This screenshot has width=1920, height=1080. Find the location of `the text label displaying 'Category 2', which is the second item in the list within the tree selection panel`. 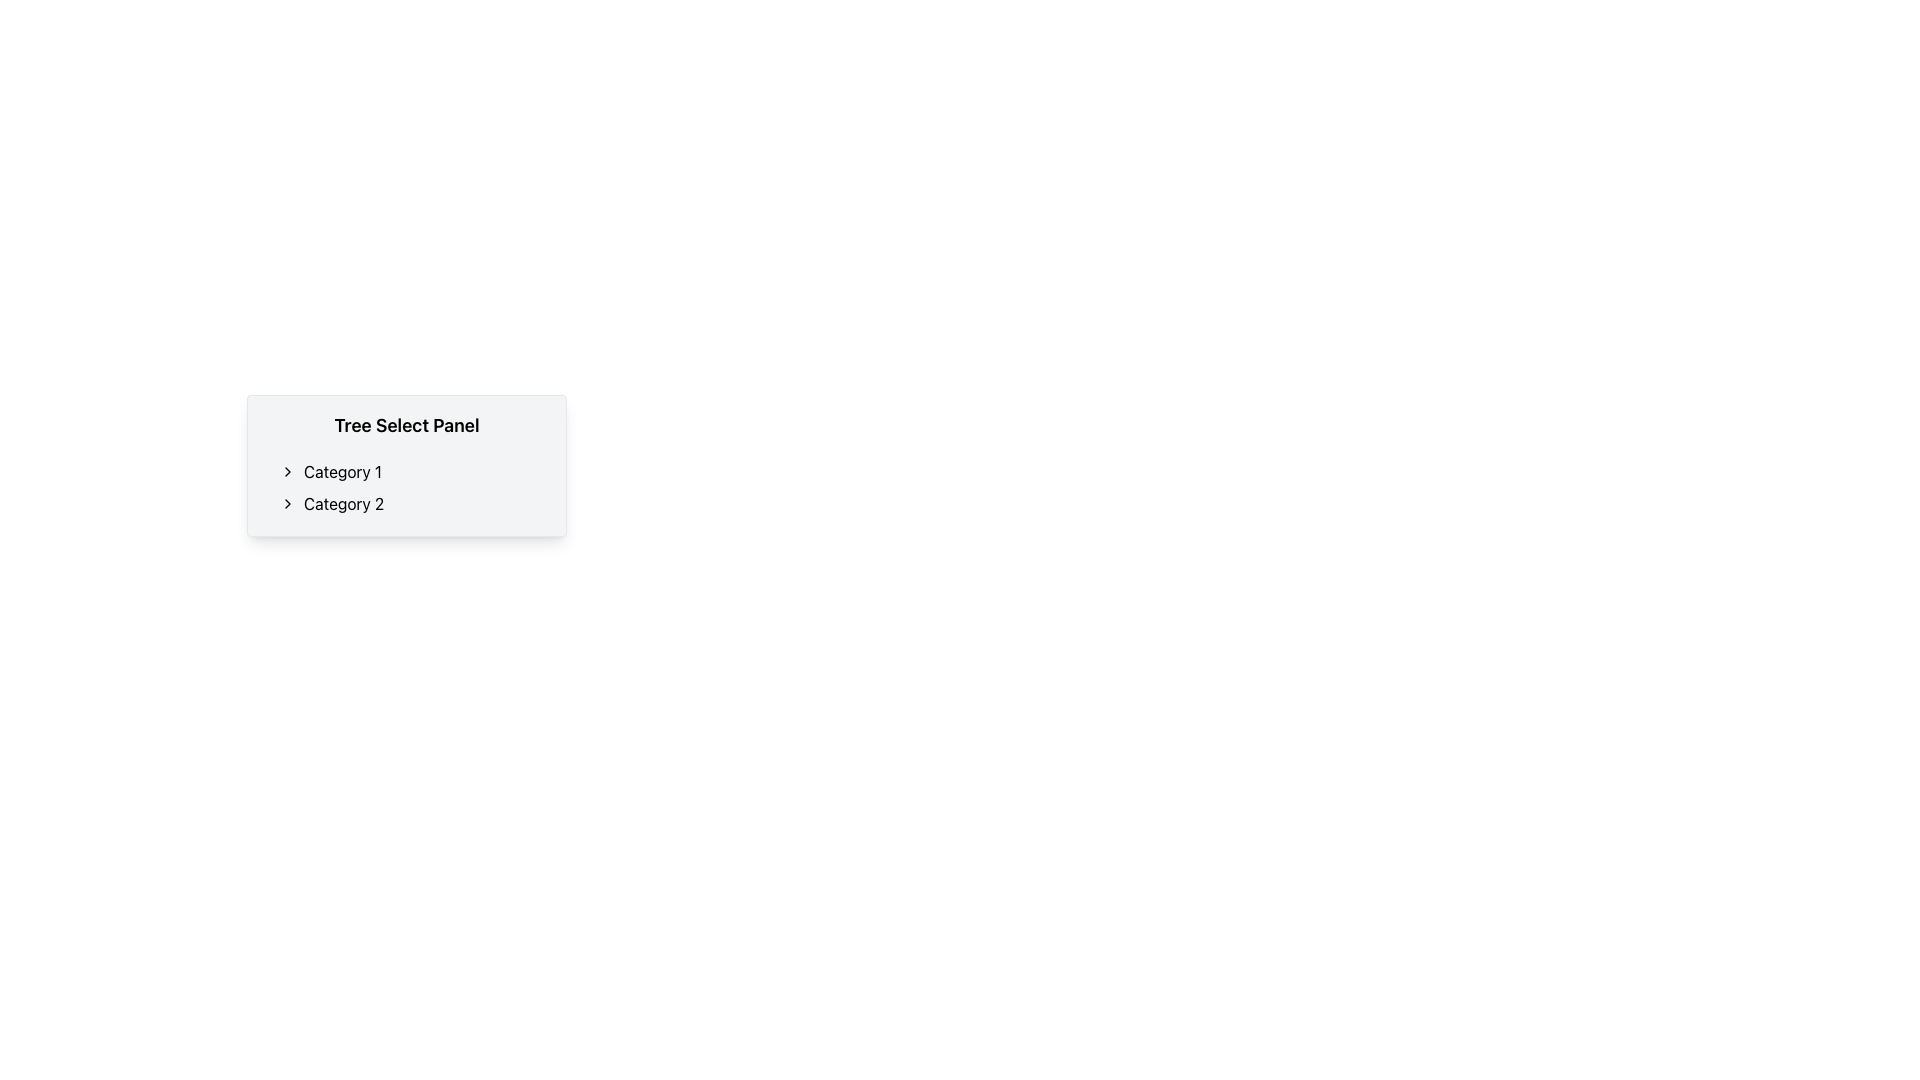

the text label displaying 'Category 2', which is the second item in the list within the tree selection panel is located at coordinates (344, 503).